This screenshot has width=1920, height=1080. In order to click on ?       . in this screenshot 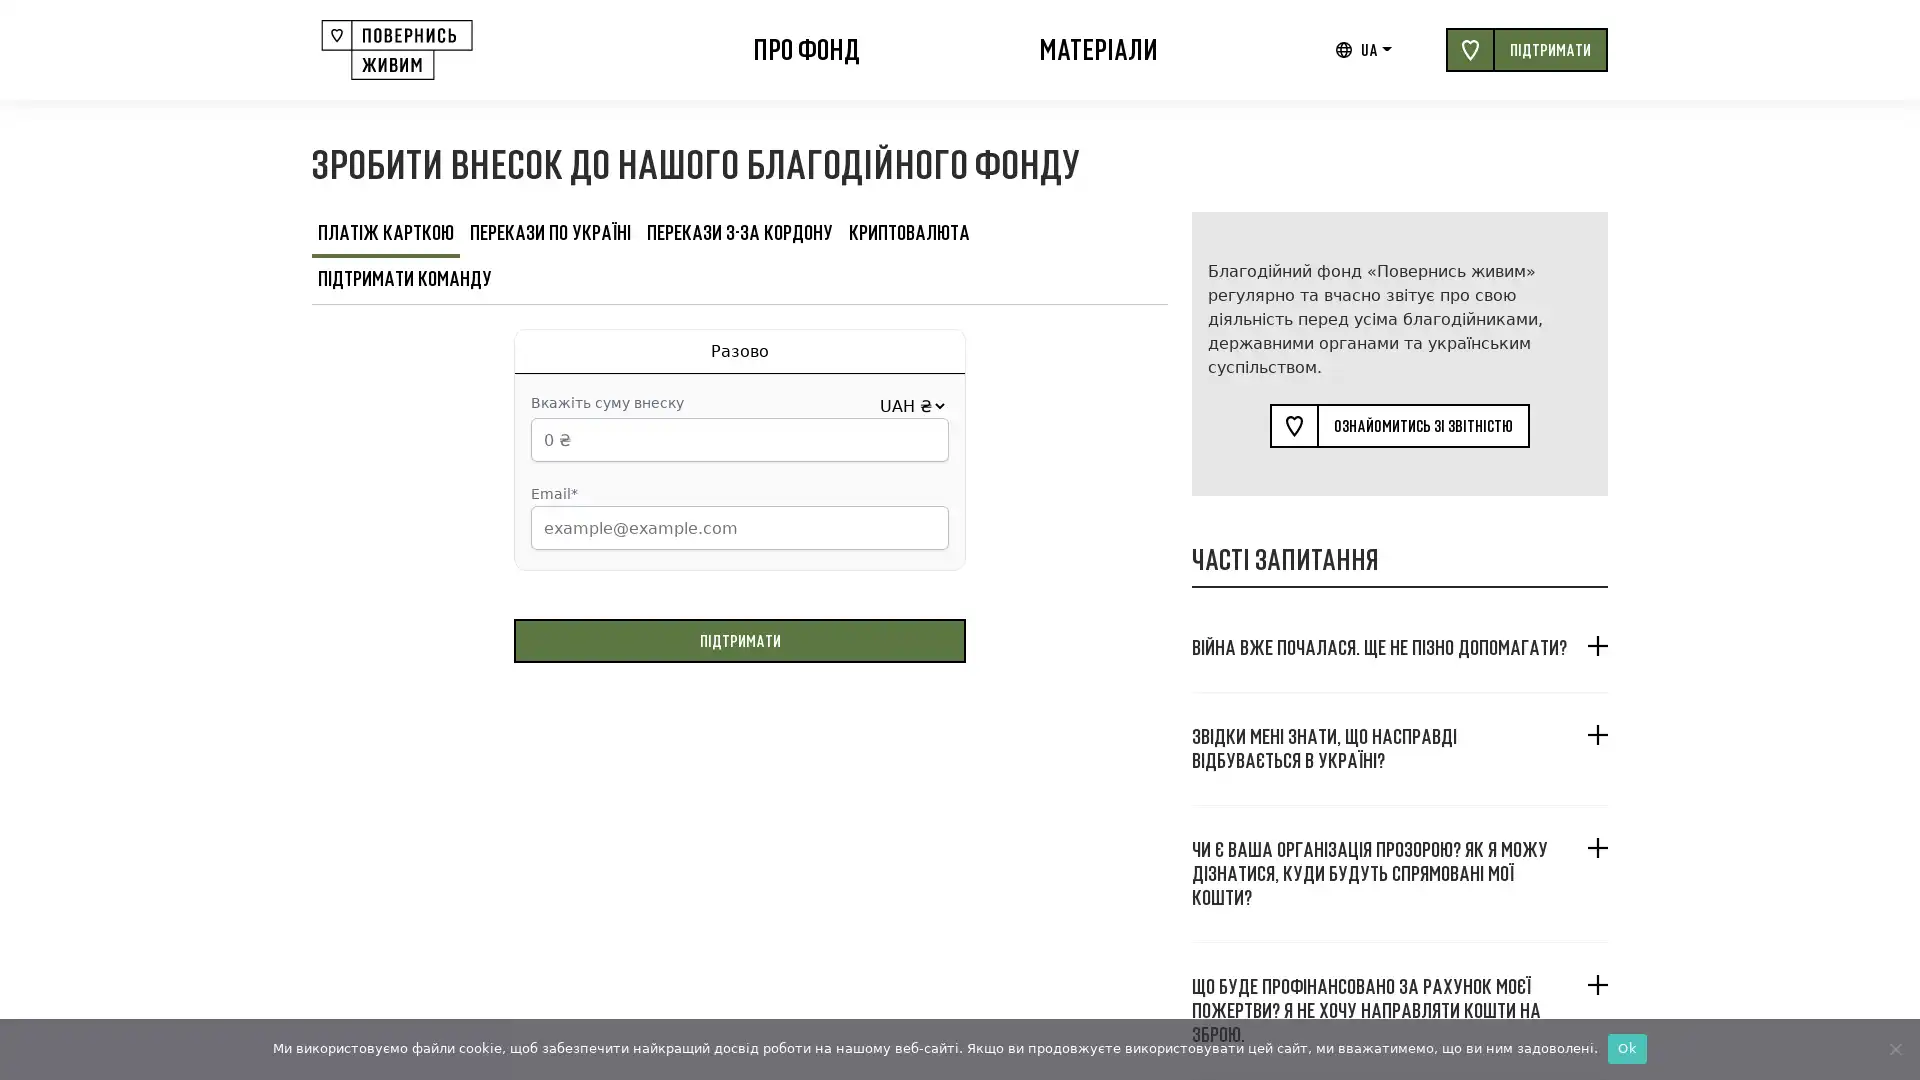, I will do `click(1399, 1010)`.